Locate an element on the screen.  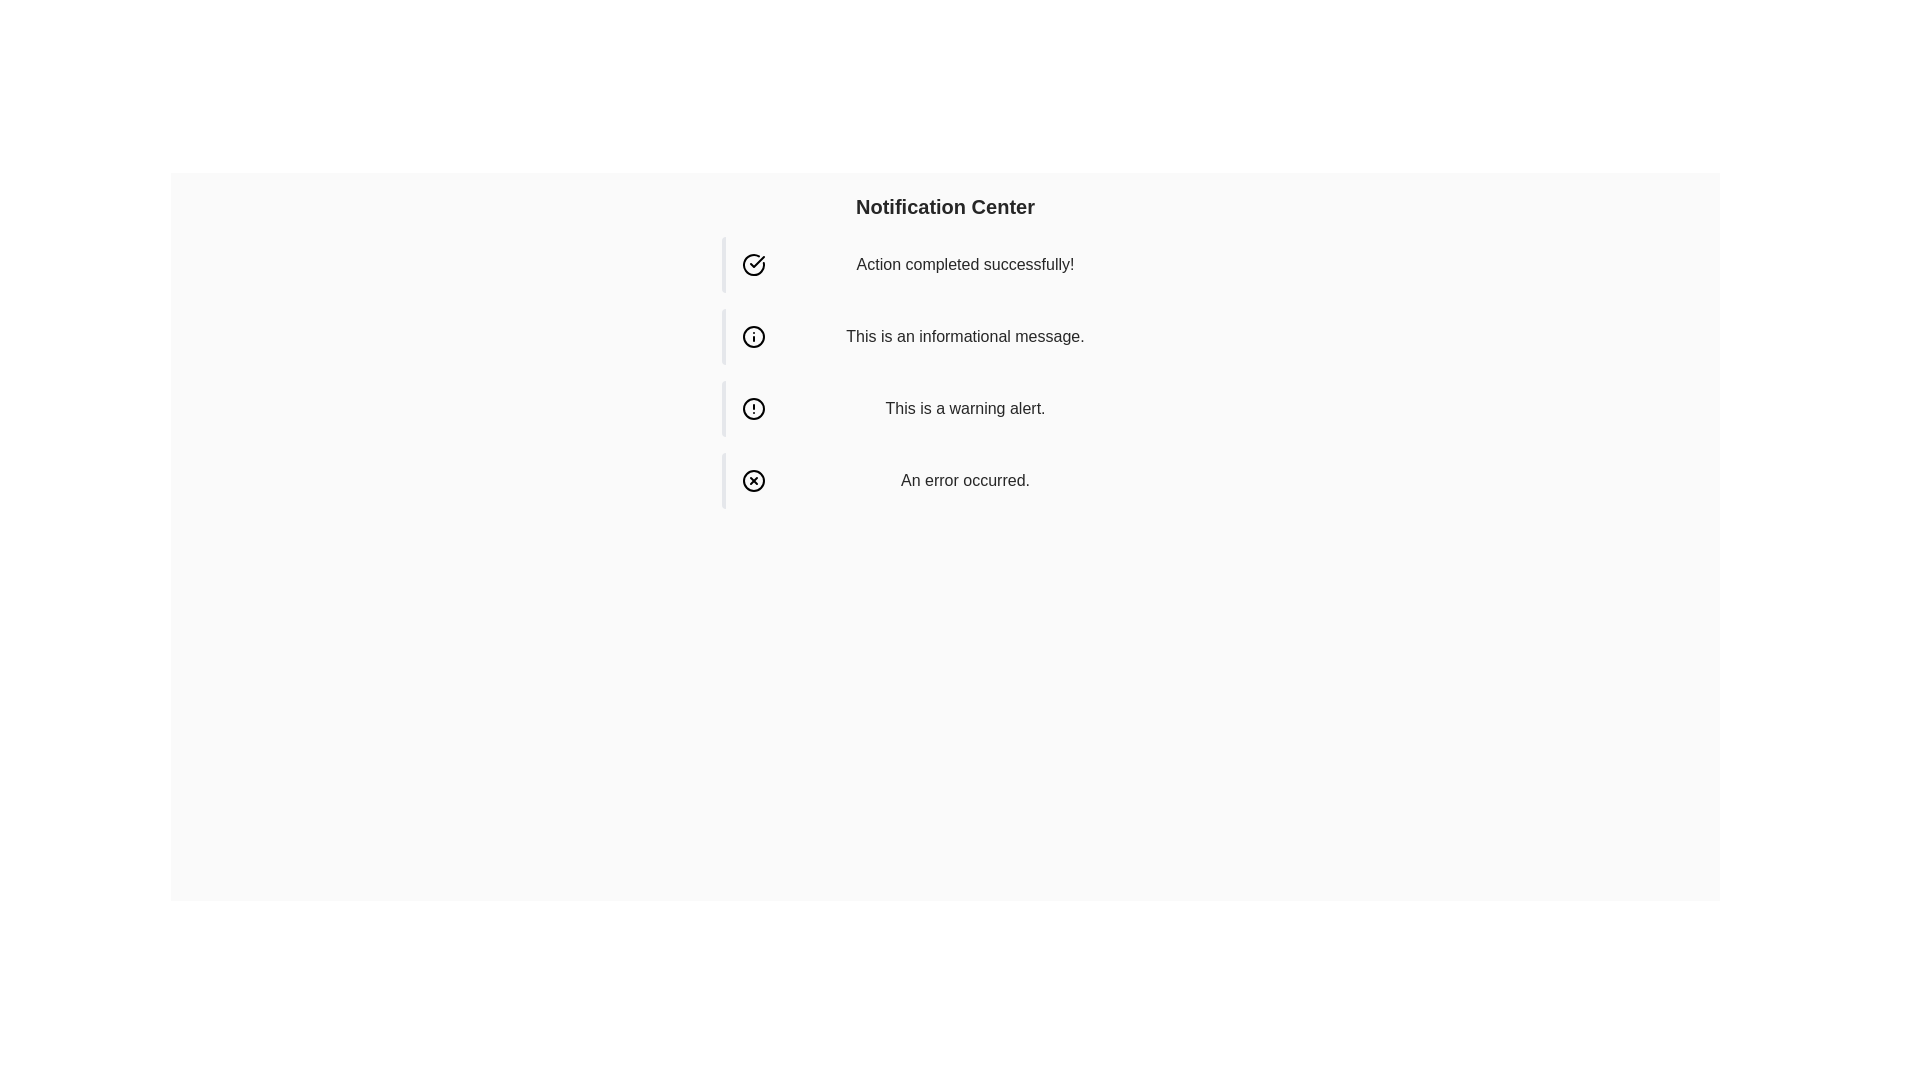
the Notification banner that indicates successful completion of an action, positioned at the top of the vertical stack of alert messages is located at coordinates (944, 264).